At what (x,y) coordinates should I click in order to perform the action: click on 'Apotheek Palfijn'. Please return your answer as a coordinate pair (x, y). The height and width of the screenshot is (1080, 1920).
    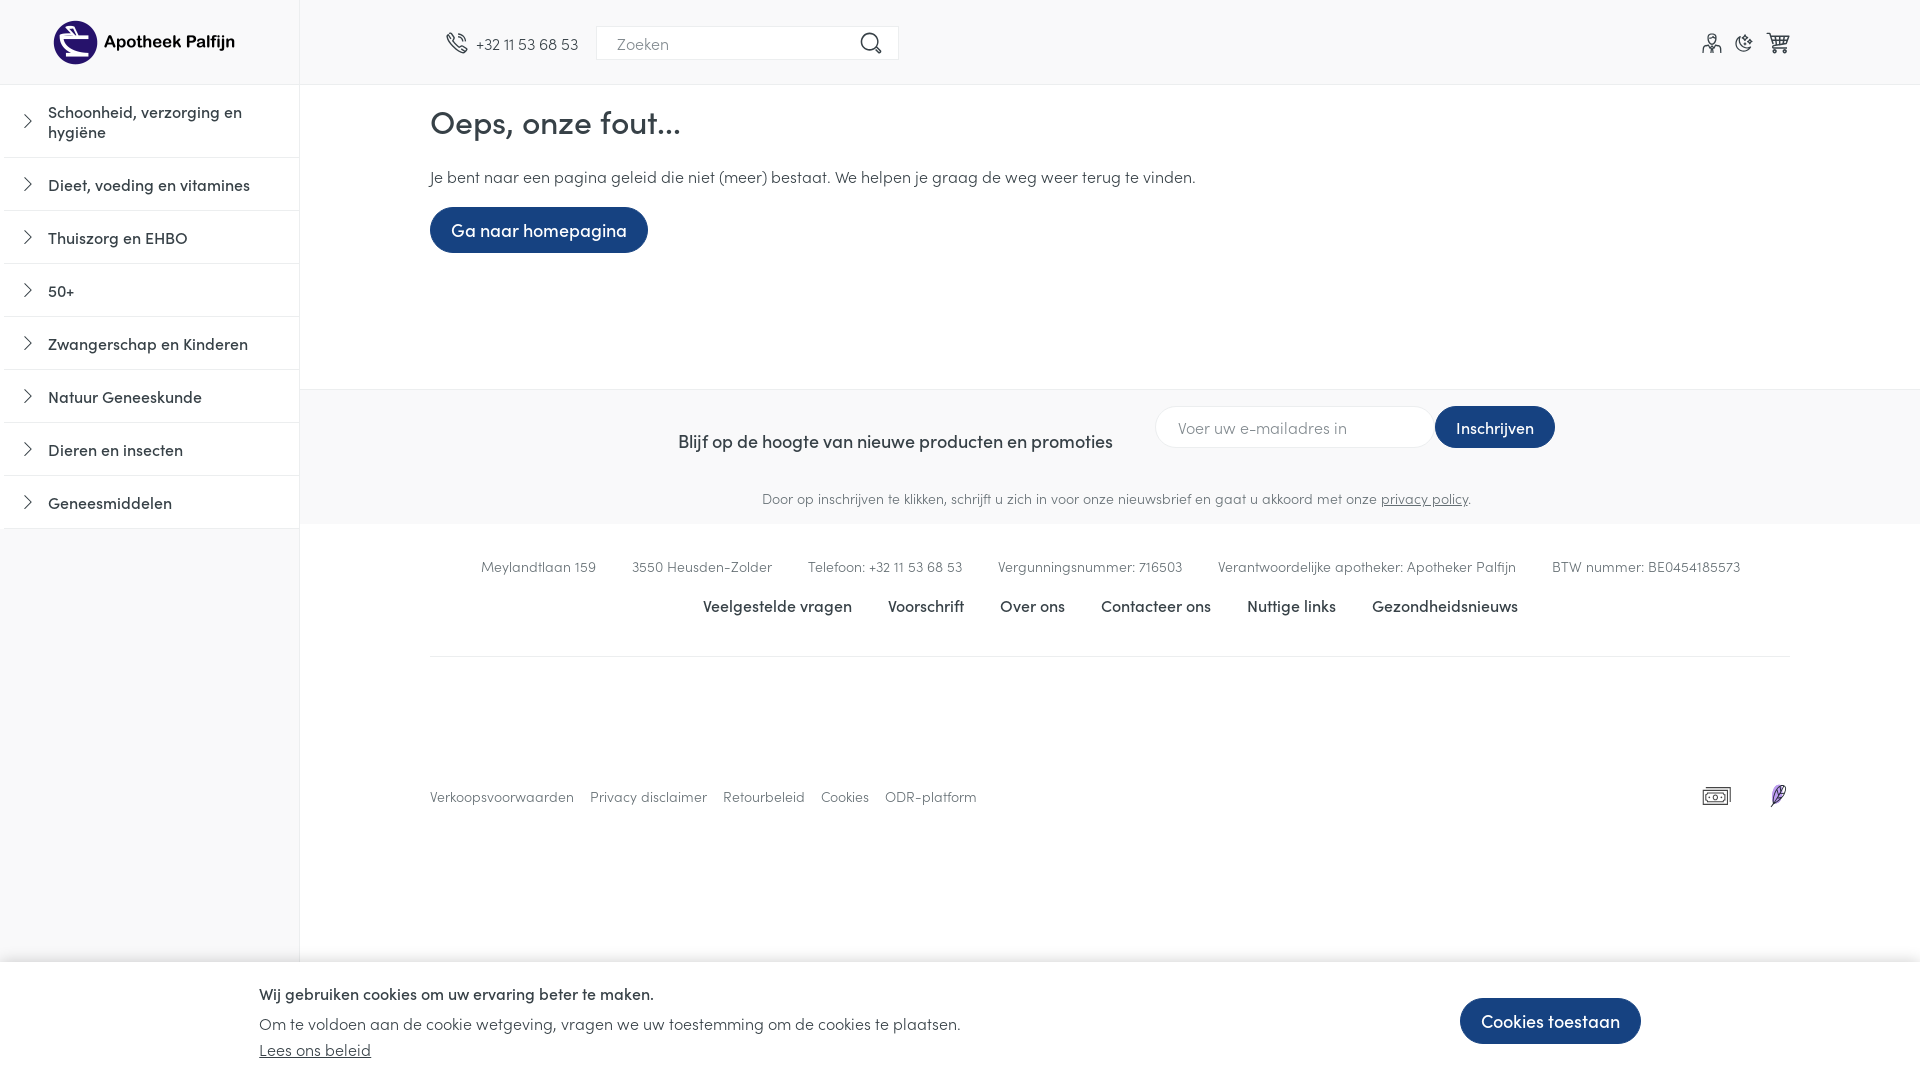
    Looking at the image, I should click on (148, 42).